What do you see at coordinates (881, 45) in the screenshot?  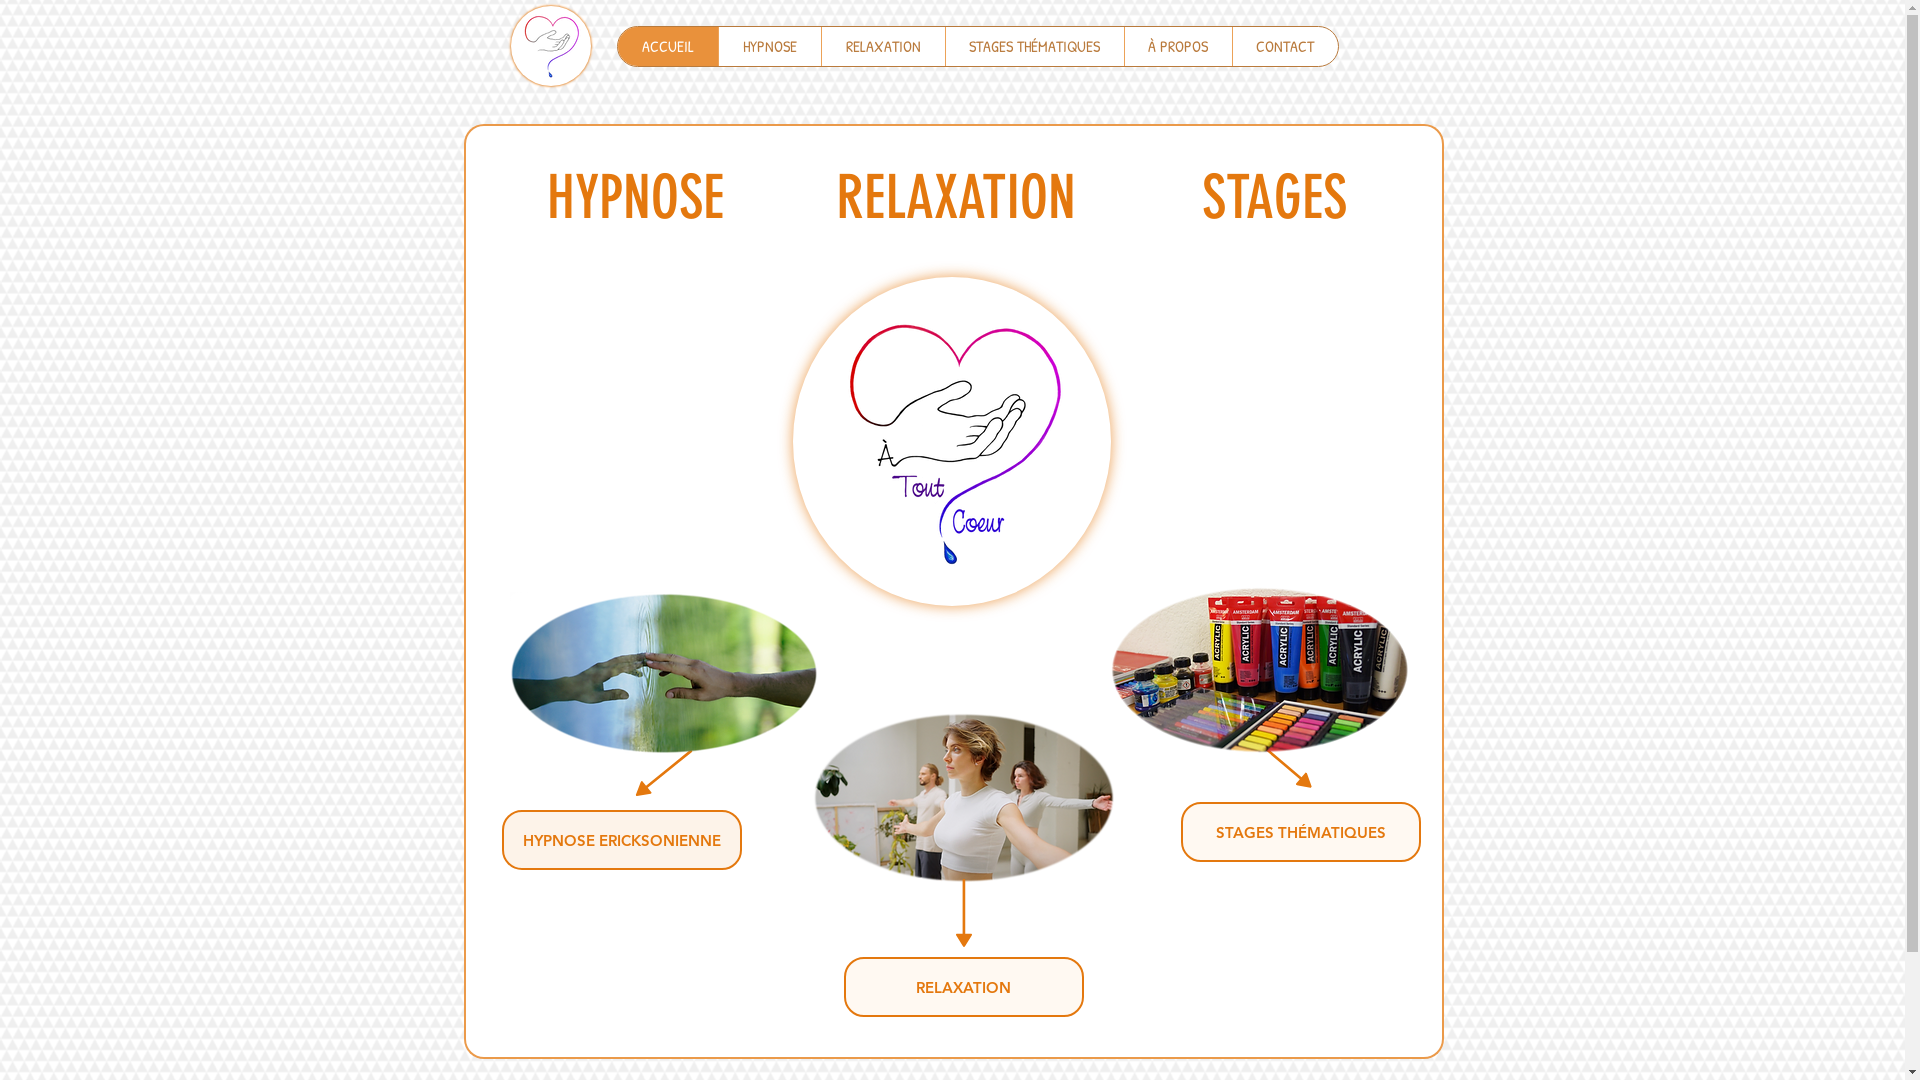 I see `'RELAXATION'` at bounding box center [881, 45].